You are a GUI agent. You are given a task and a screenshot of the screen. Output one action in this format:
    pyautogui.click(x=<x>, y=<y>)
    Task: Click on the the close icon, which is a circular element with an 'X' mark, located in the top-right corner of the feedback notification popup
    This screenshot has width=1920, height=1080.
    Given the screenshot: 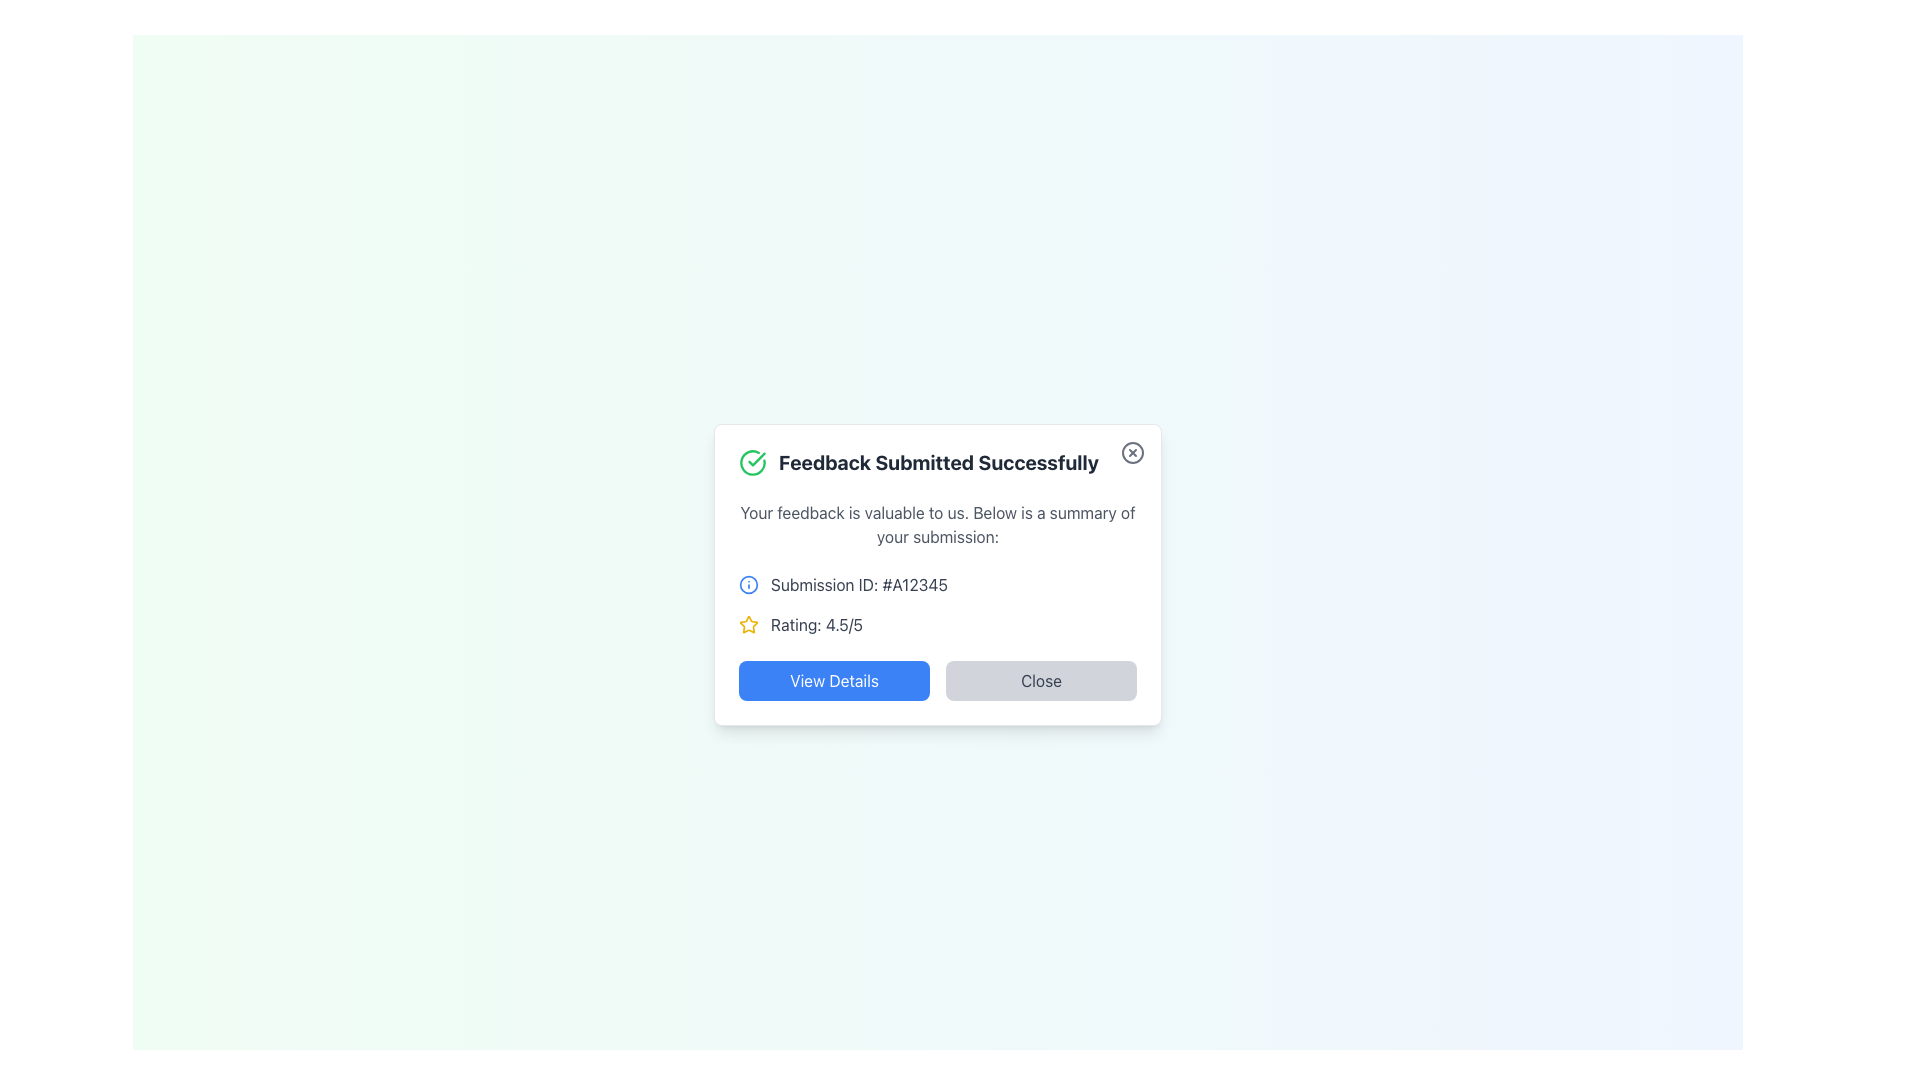 What is the action you would take?
    pyautogui.click(x=1132, y=452)
    